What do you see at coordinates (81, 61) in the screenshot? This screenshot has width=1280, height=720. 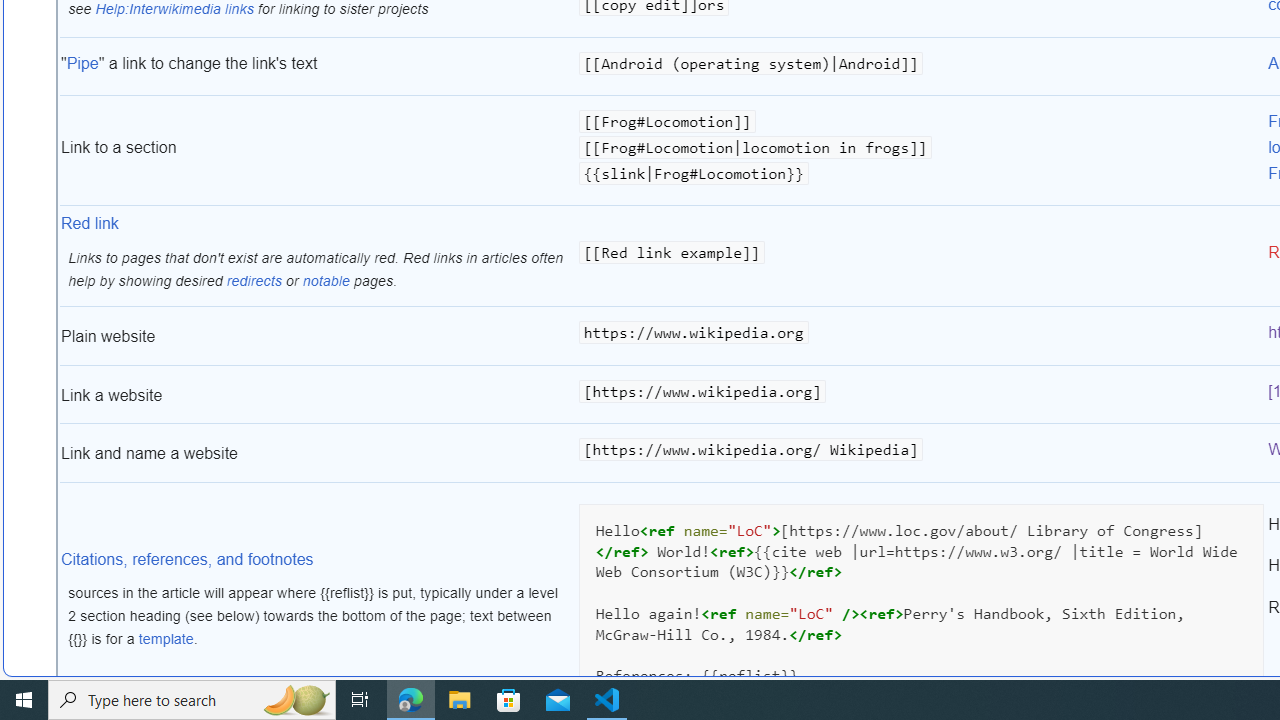 I see `'Pipe'` at bounding box center [81, 61].